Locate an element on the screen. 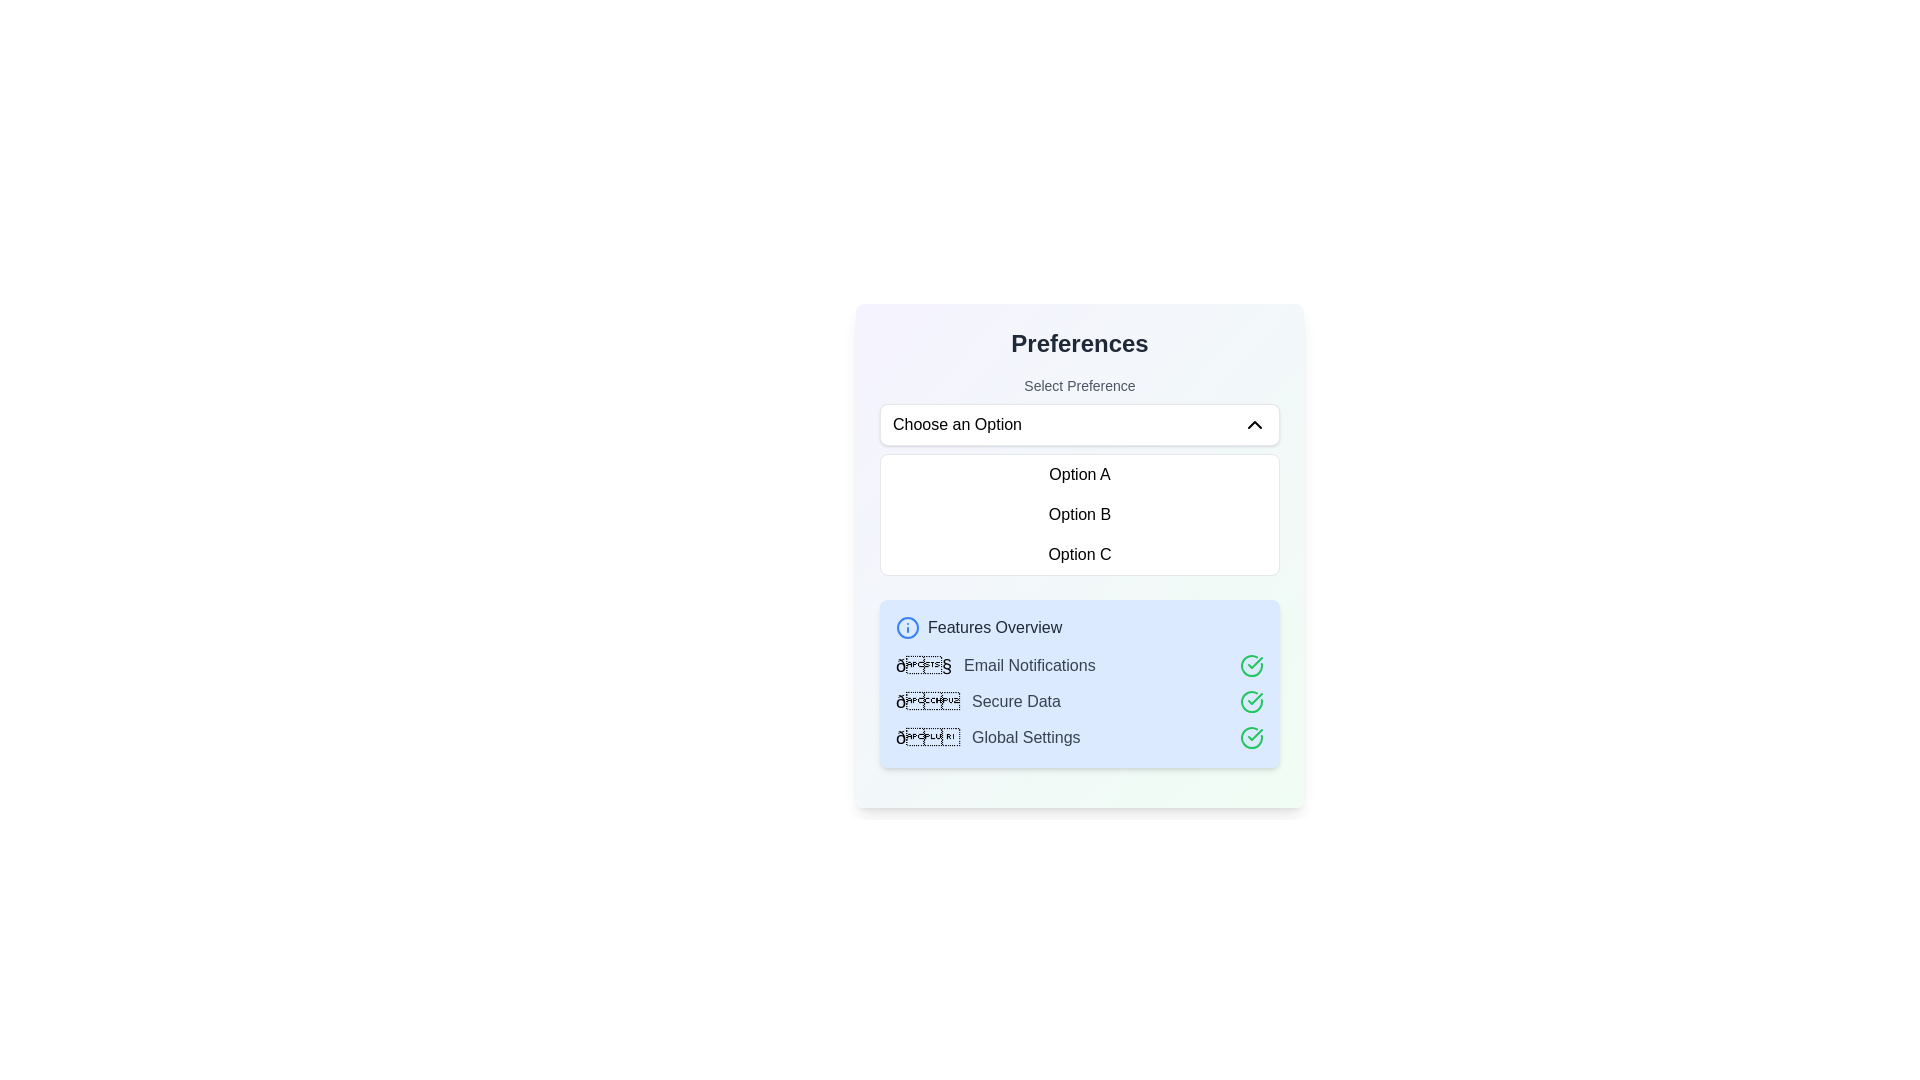  the circular green outlined icon with a checkmark inside, located in the last column of the 'Email Notifications' row in the 'Features Overview' section is located at coordinates (1251, 666).